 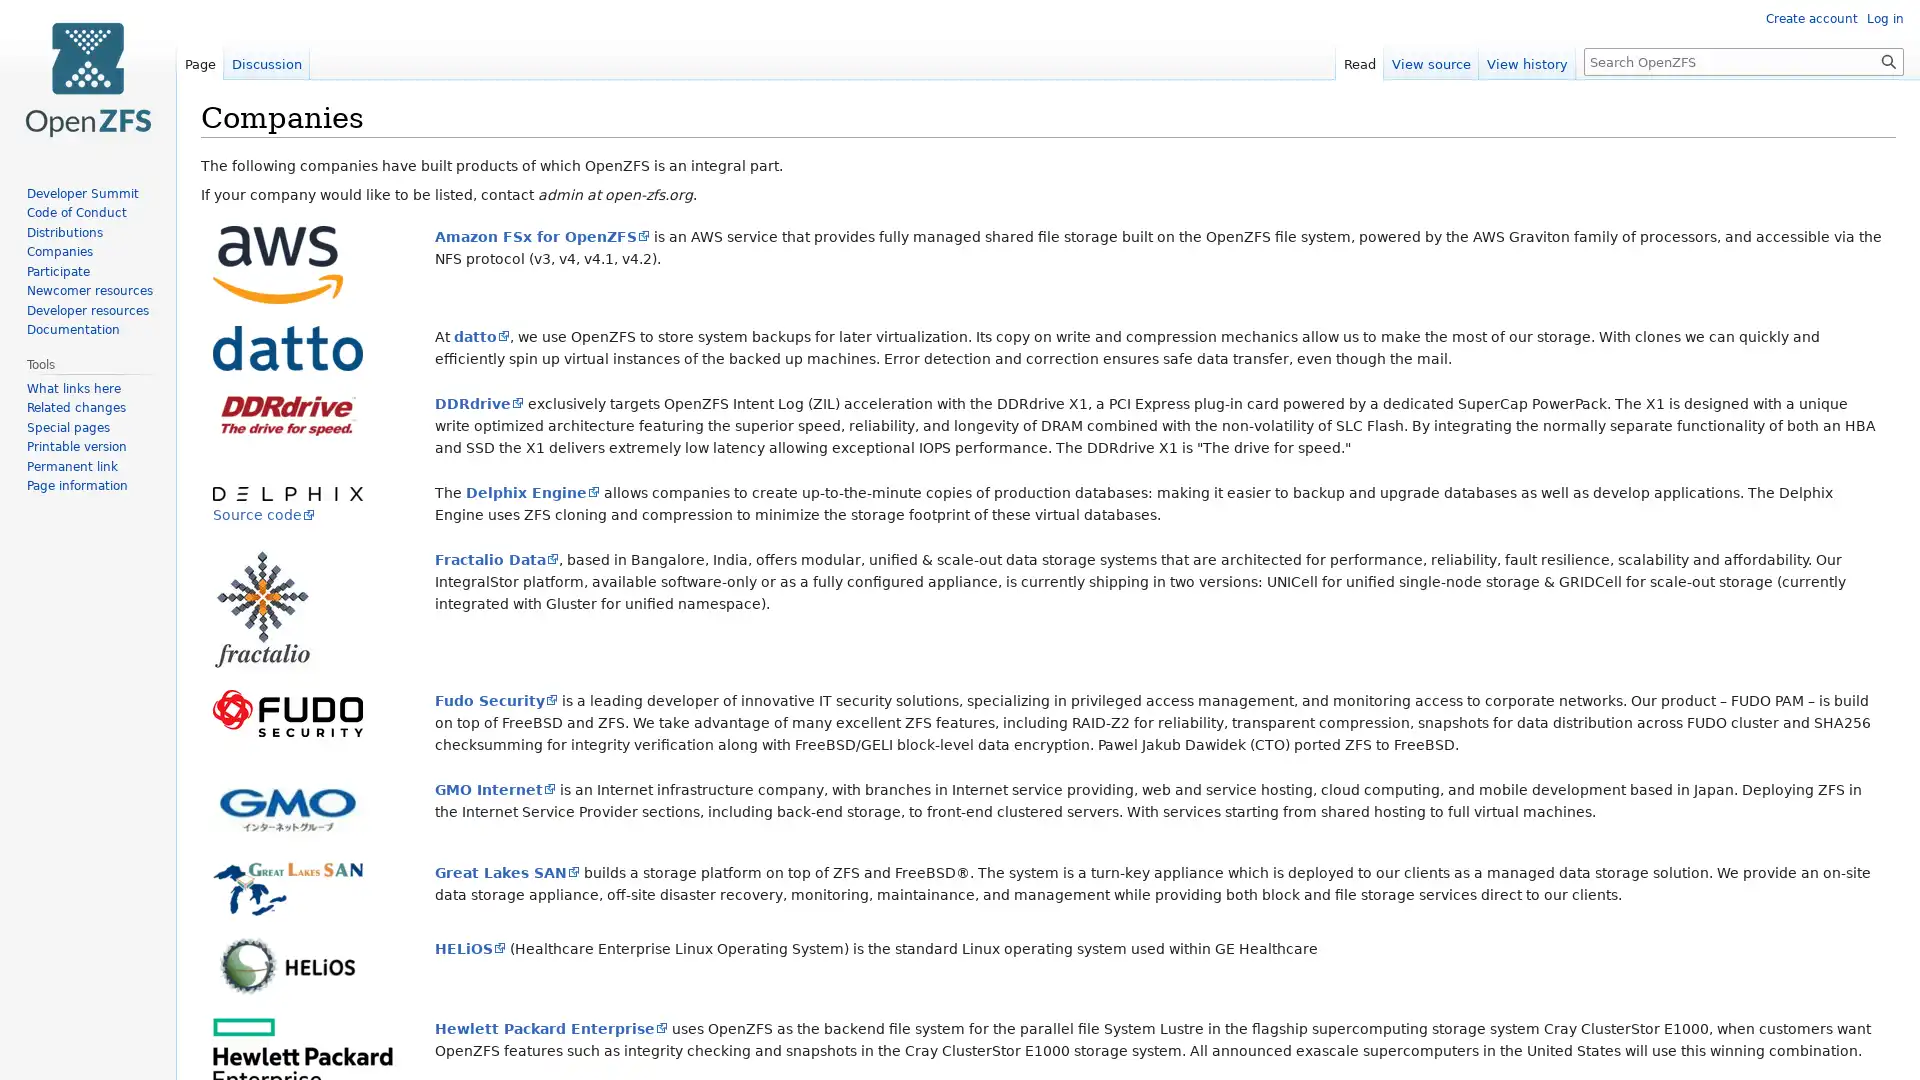 I want to click on Go, so click(x=1888, y=60).